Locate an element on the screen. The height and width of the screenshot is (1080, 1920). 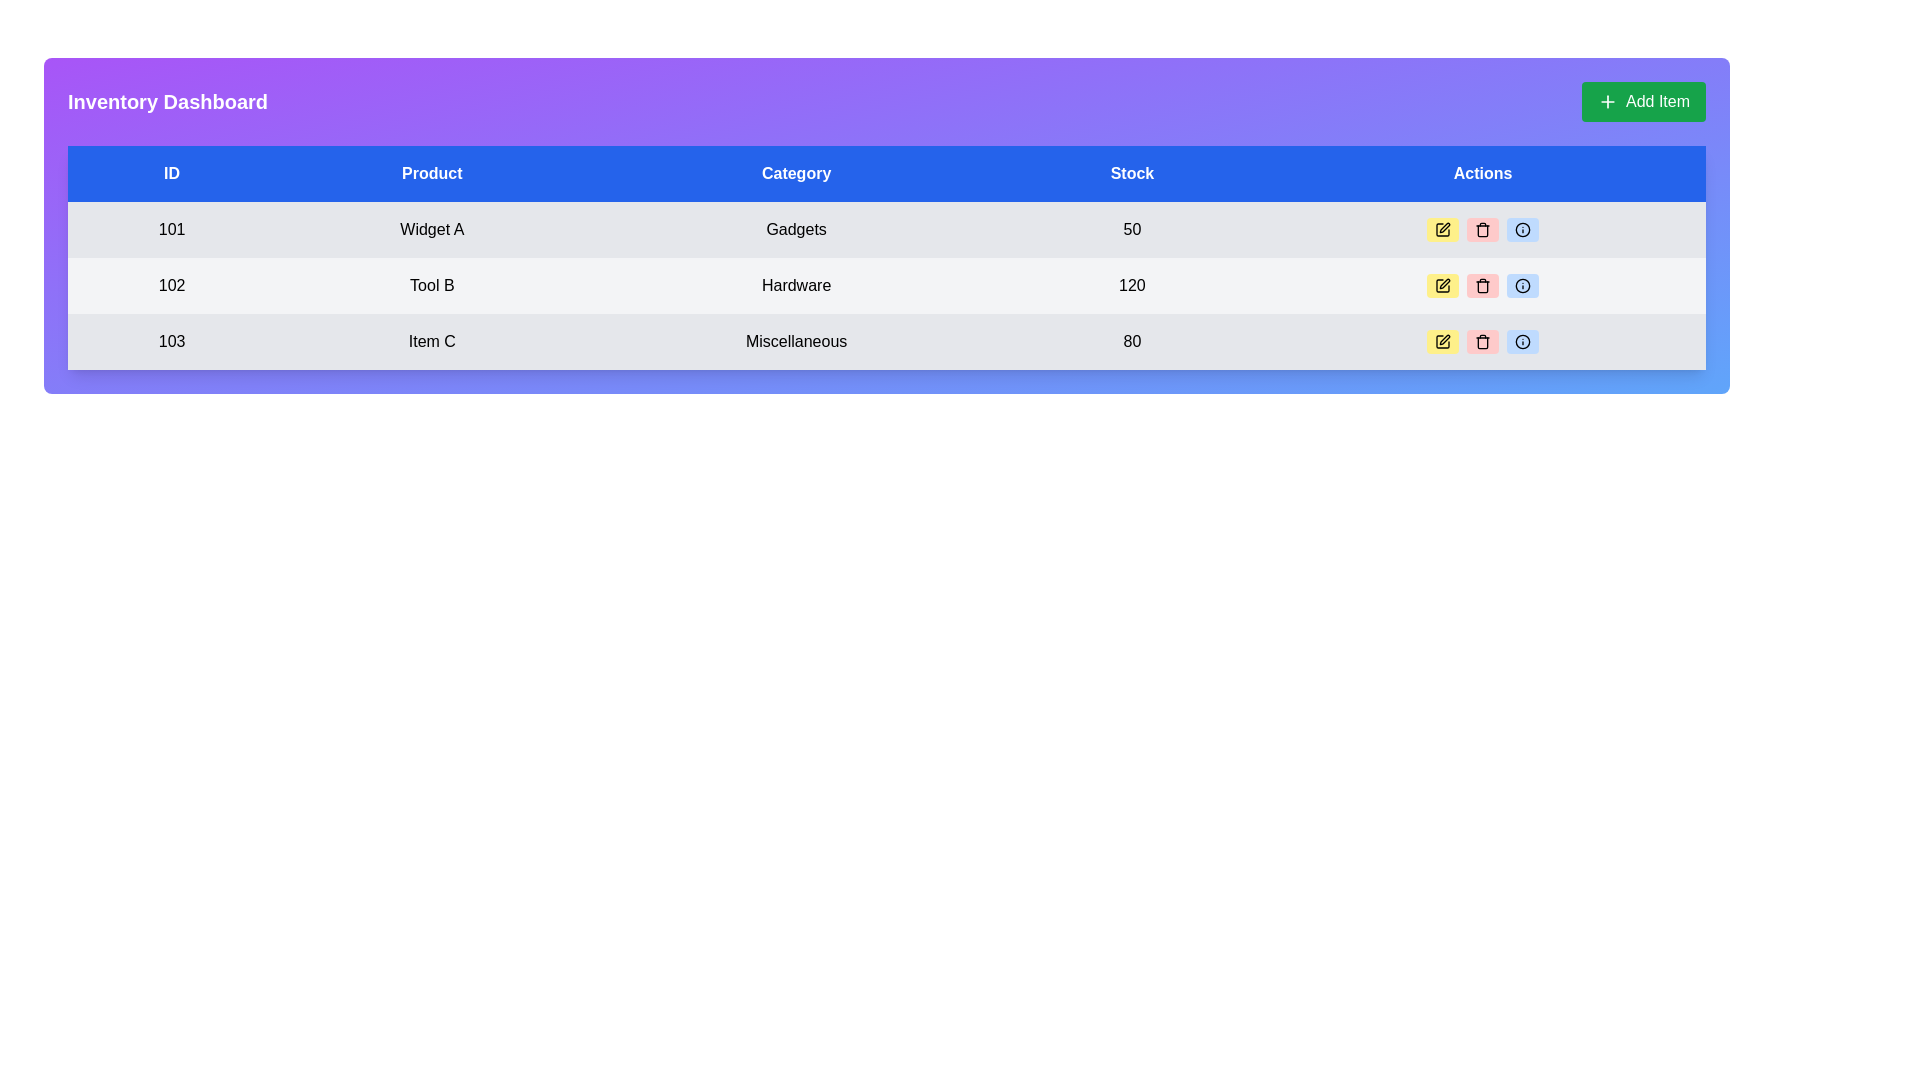
text 'Item C' displayed in the cell located in the second column of the third row of the table, below 'Tool B' is located at coordinates (431, 341).